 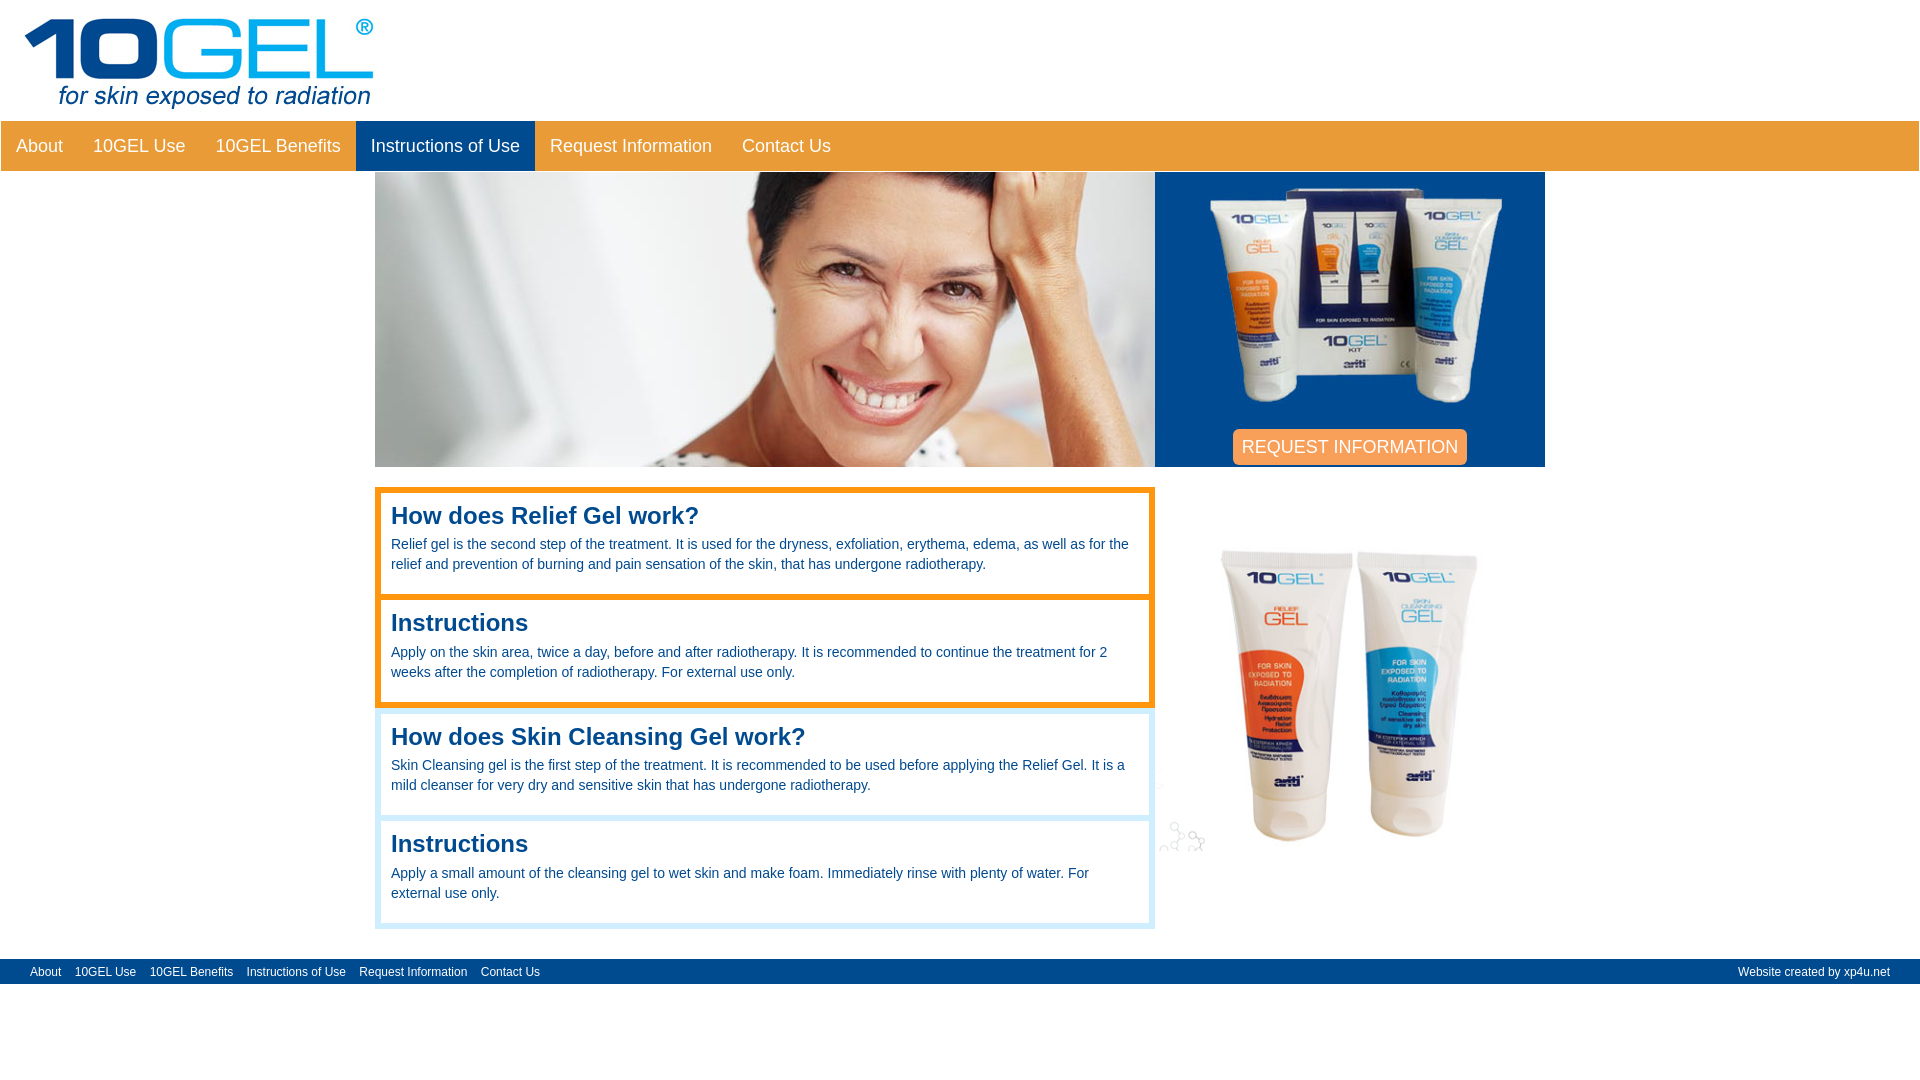 What do you see at coordinates (1349, 446) in the screenshot?
I see `'REQUEST INFORMATION'` at bounding box center [1349, 446].